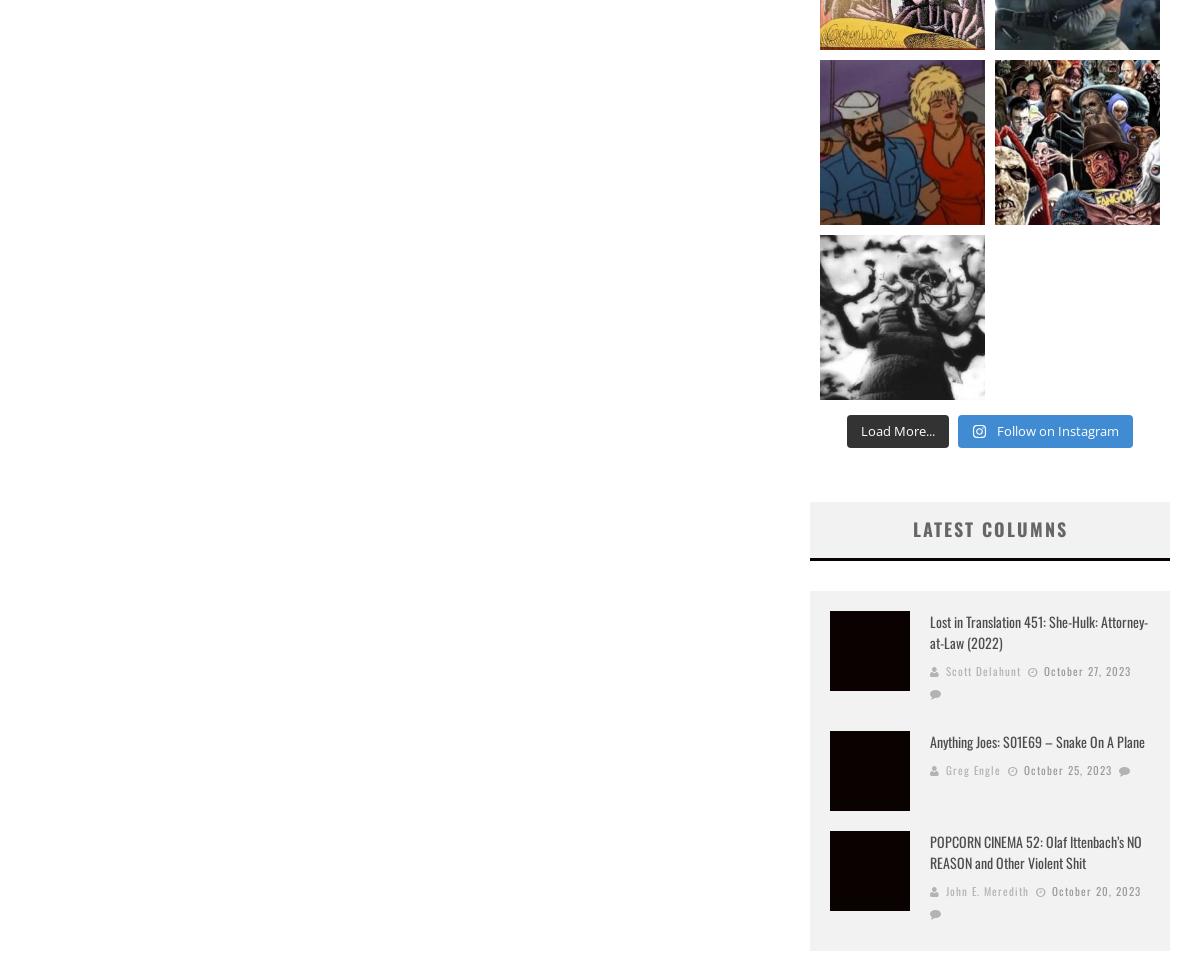  I want to click on 'Load More...', so click(896, 429).